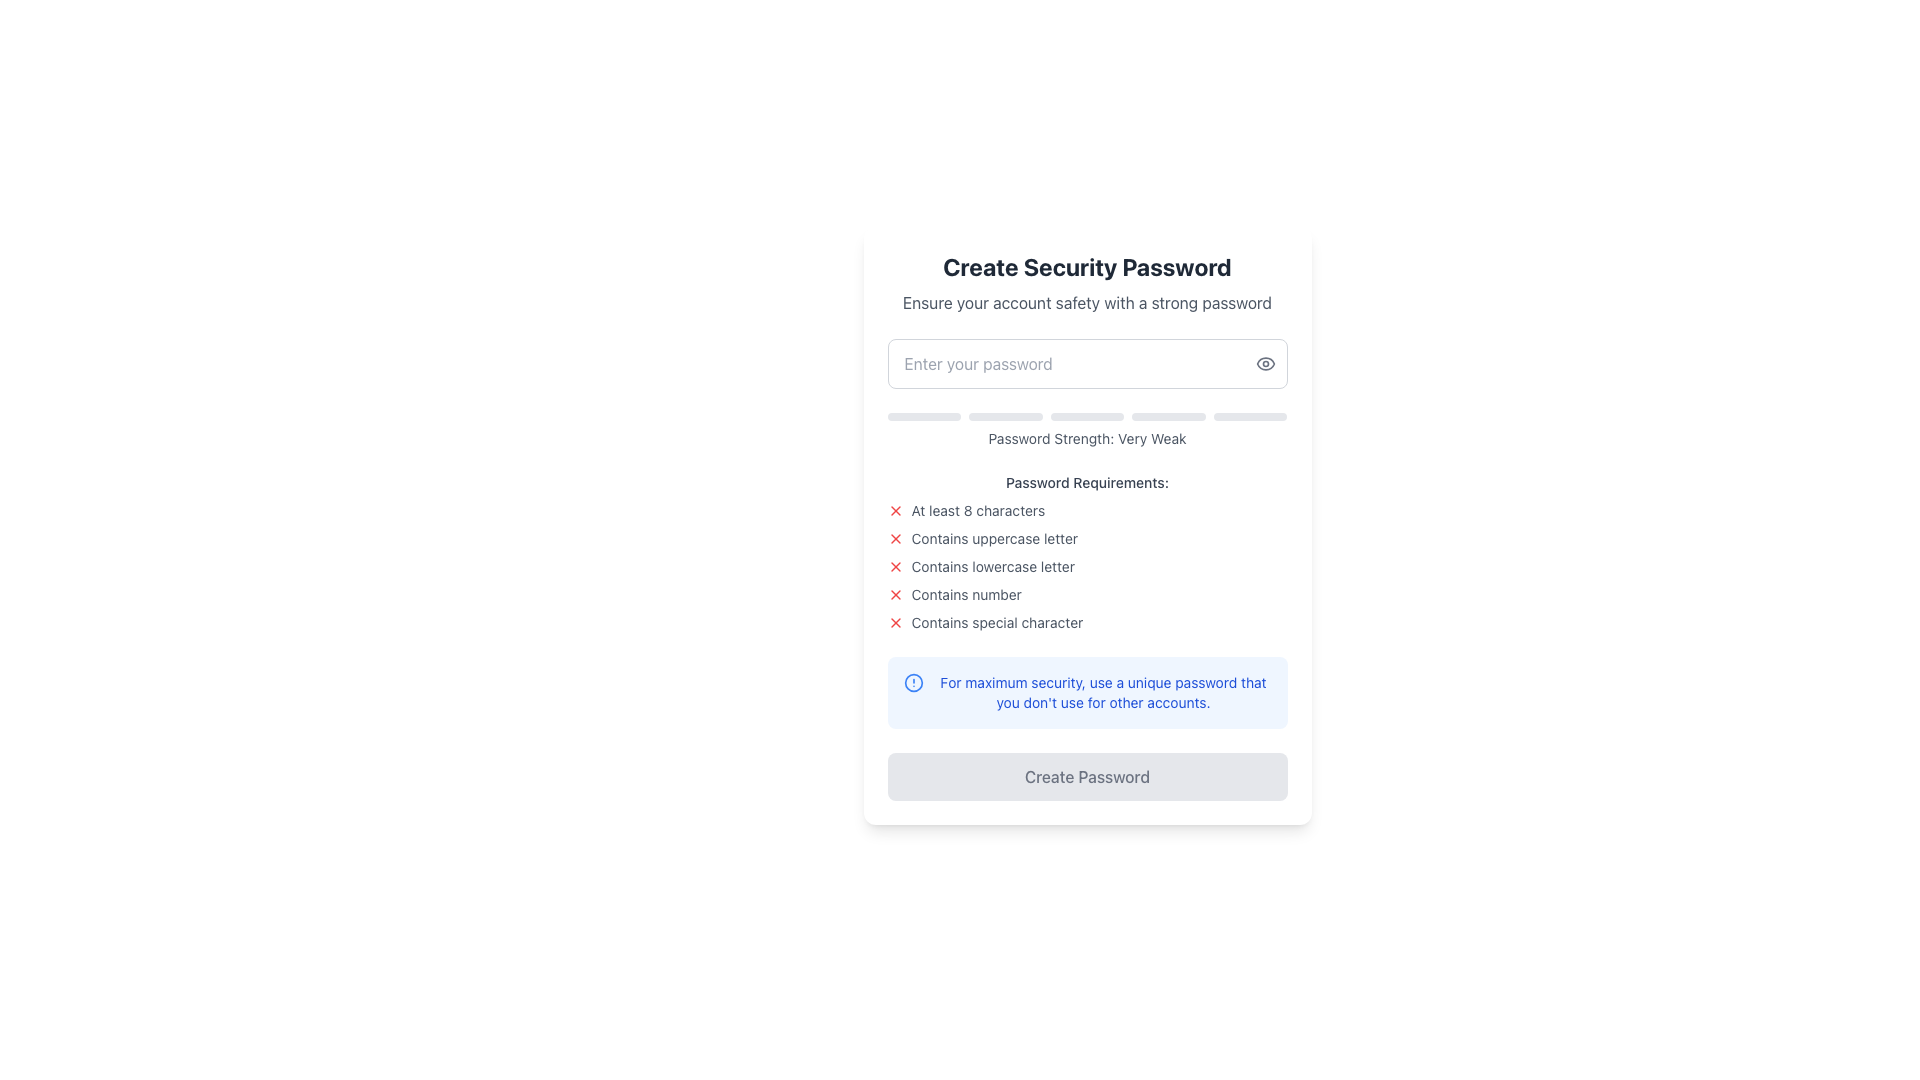 The image size is (1920, 1080). I want to click on the third bar of the password strength indicator, which is located below the password input field and above the 'Password Strength' label, so click(1086, 415).